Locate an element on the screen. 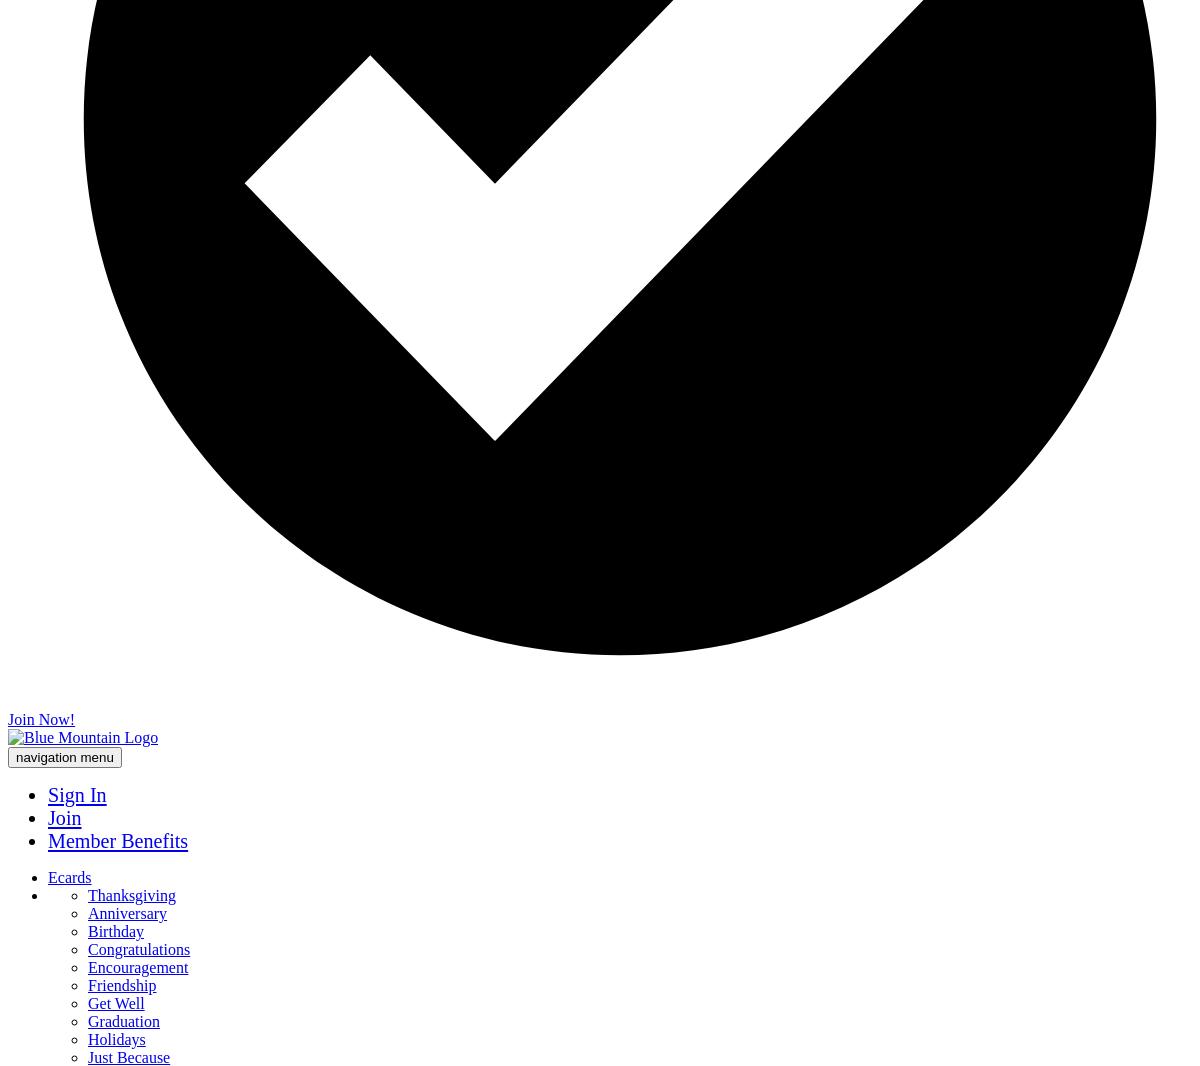  'navigation menu' is located at coordinates (64, 756).